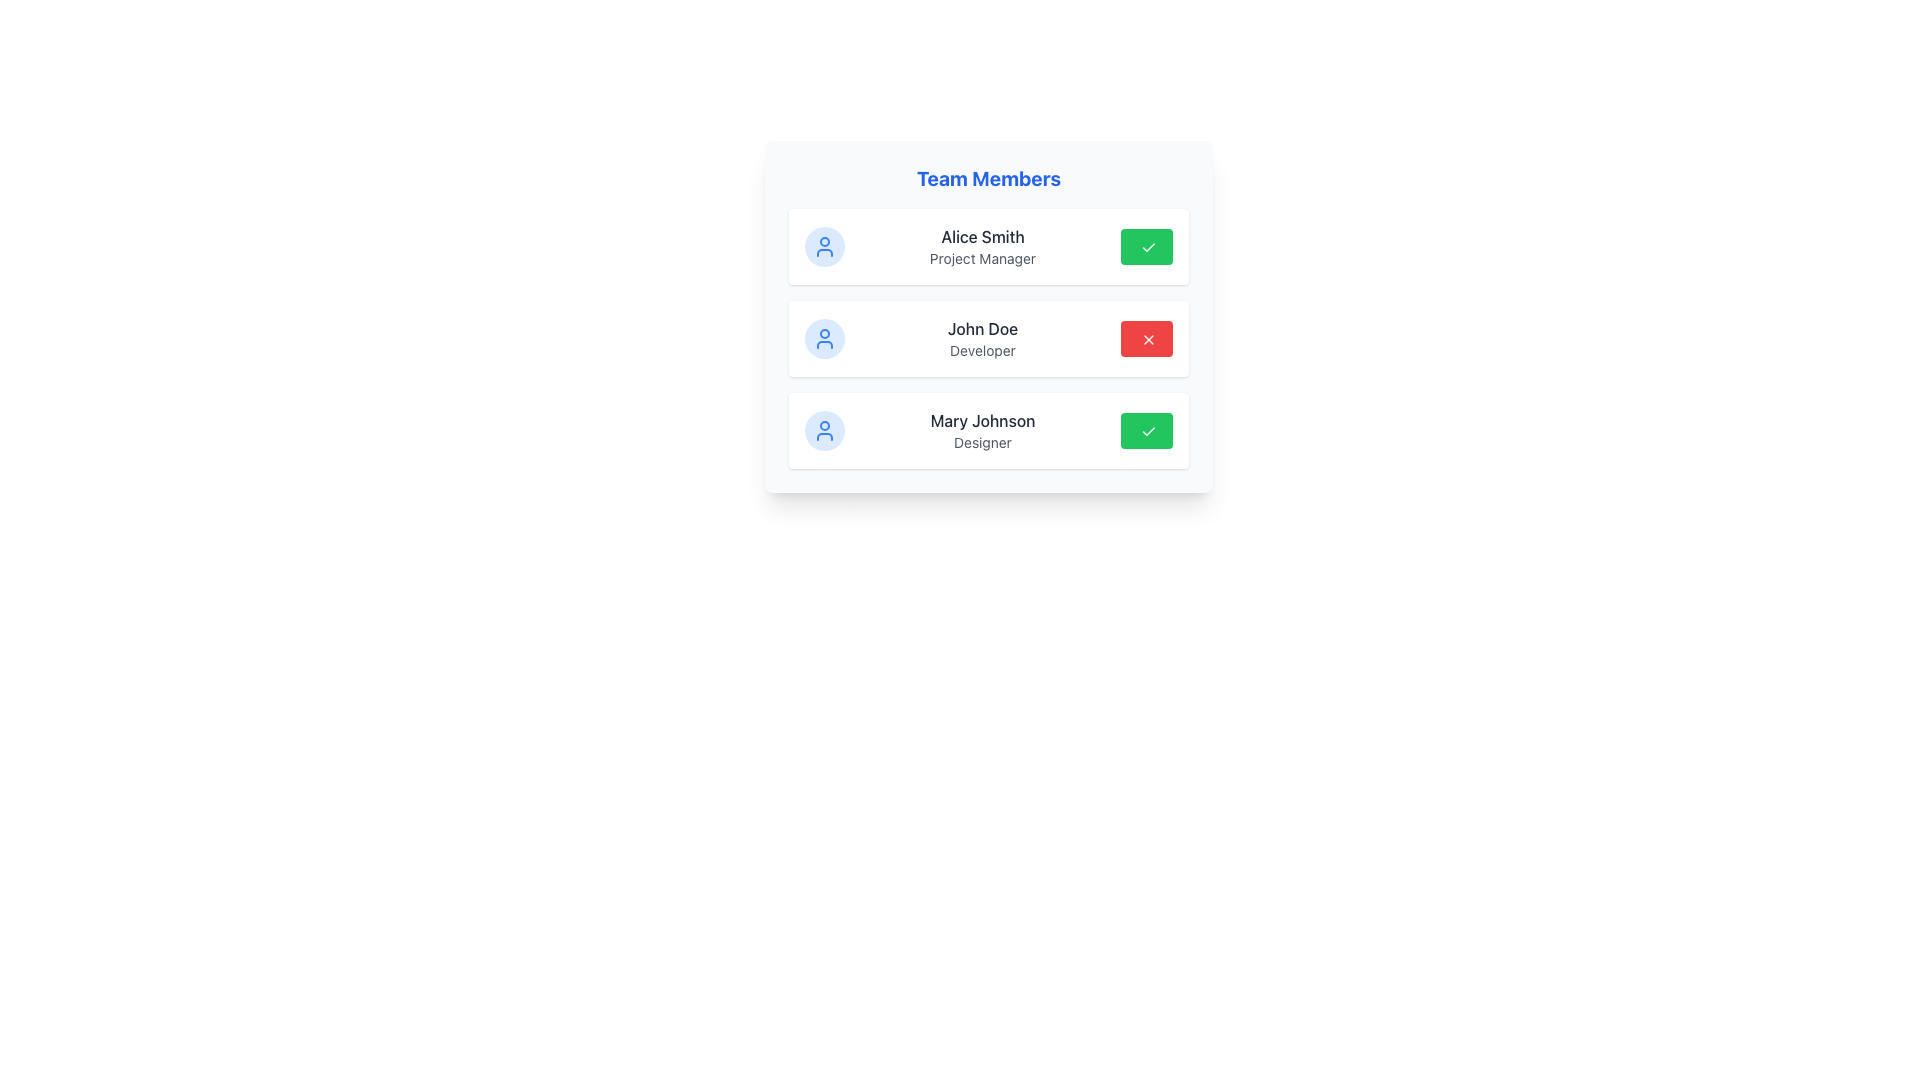  What do you see at coordinates (983, 245) in the screenshot?
I see `the Text Display element showing 'Alice Smith' and 'Project Manager', located in the first row under 'Team Members'` at bounding box center [983, 245].